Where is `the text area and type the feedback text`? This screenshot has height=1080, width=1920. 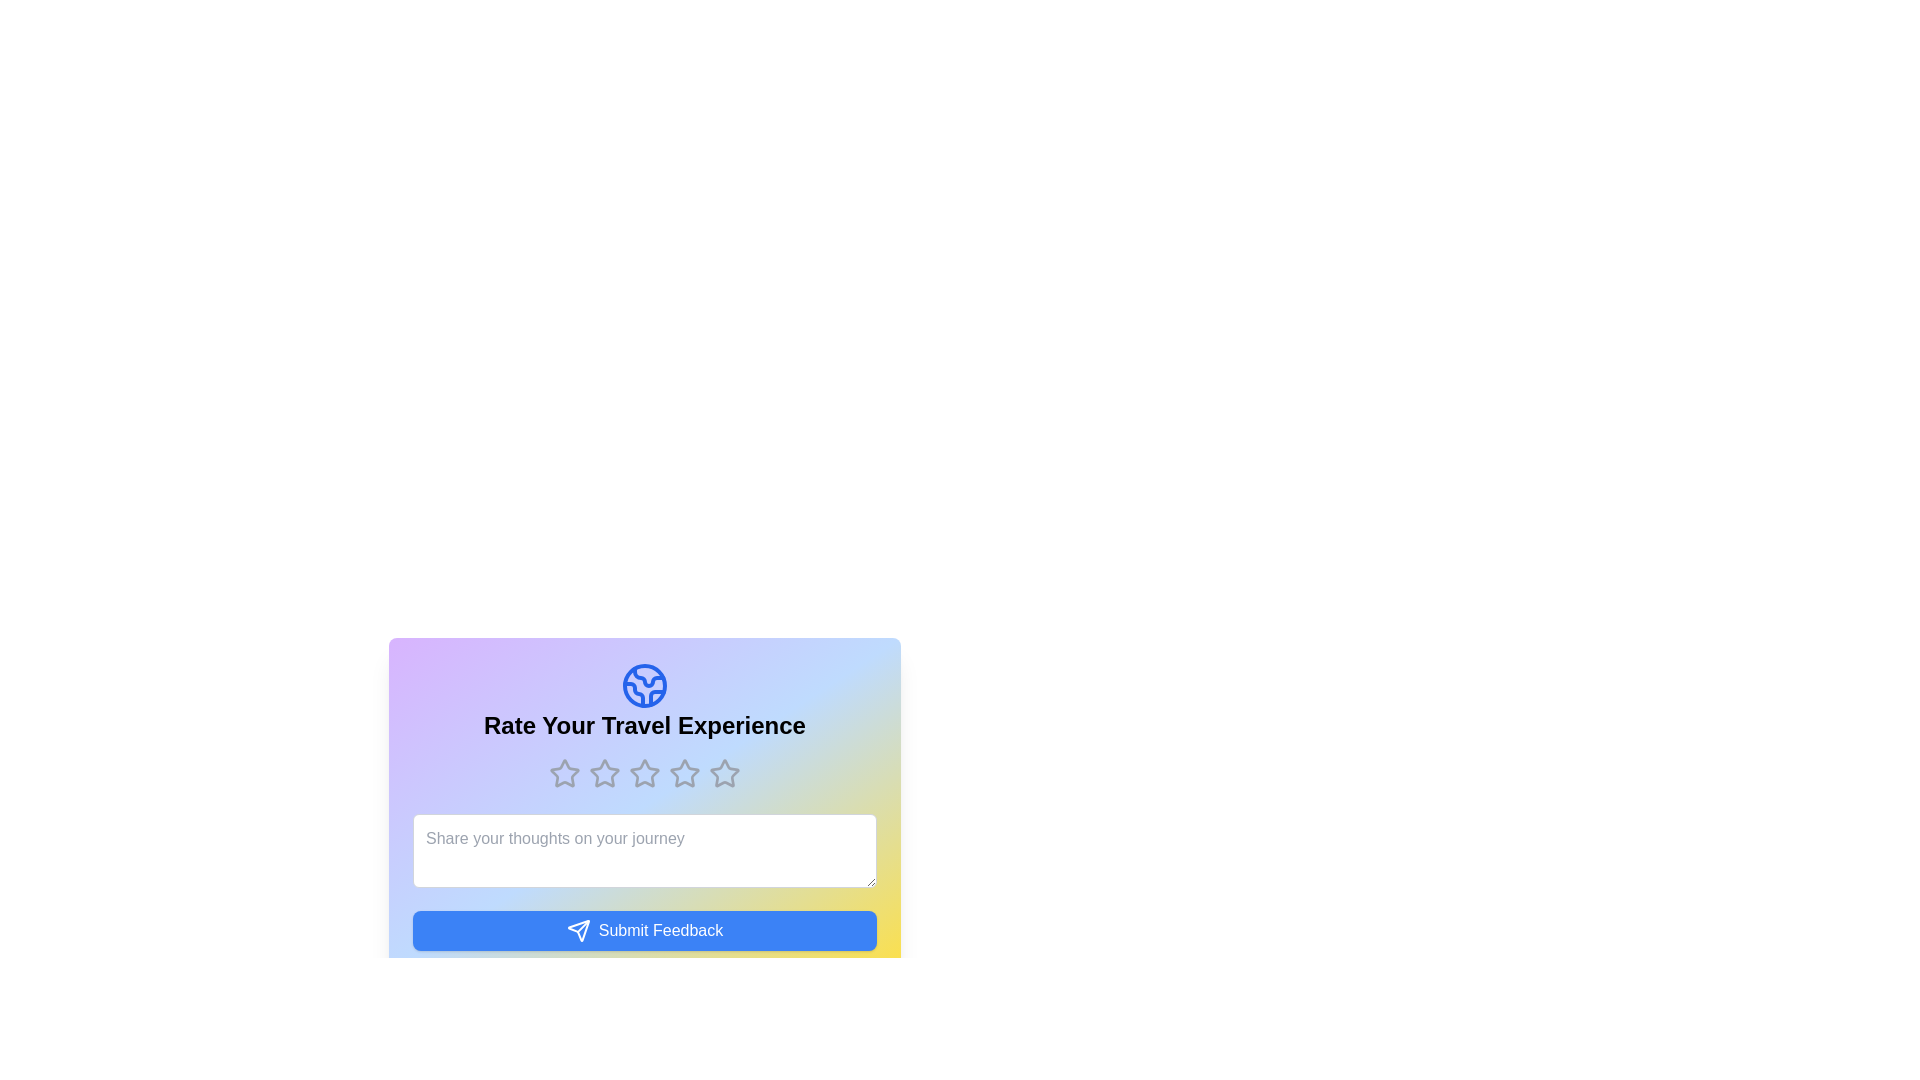 the text area and type the feedback text is located at coordinates (644, 851).